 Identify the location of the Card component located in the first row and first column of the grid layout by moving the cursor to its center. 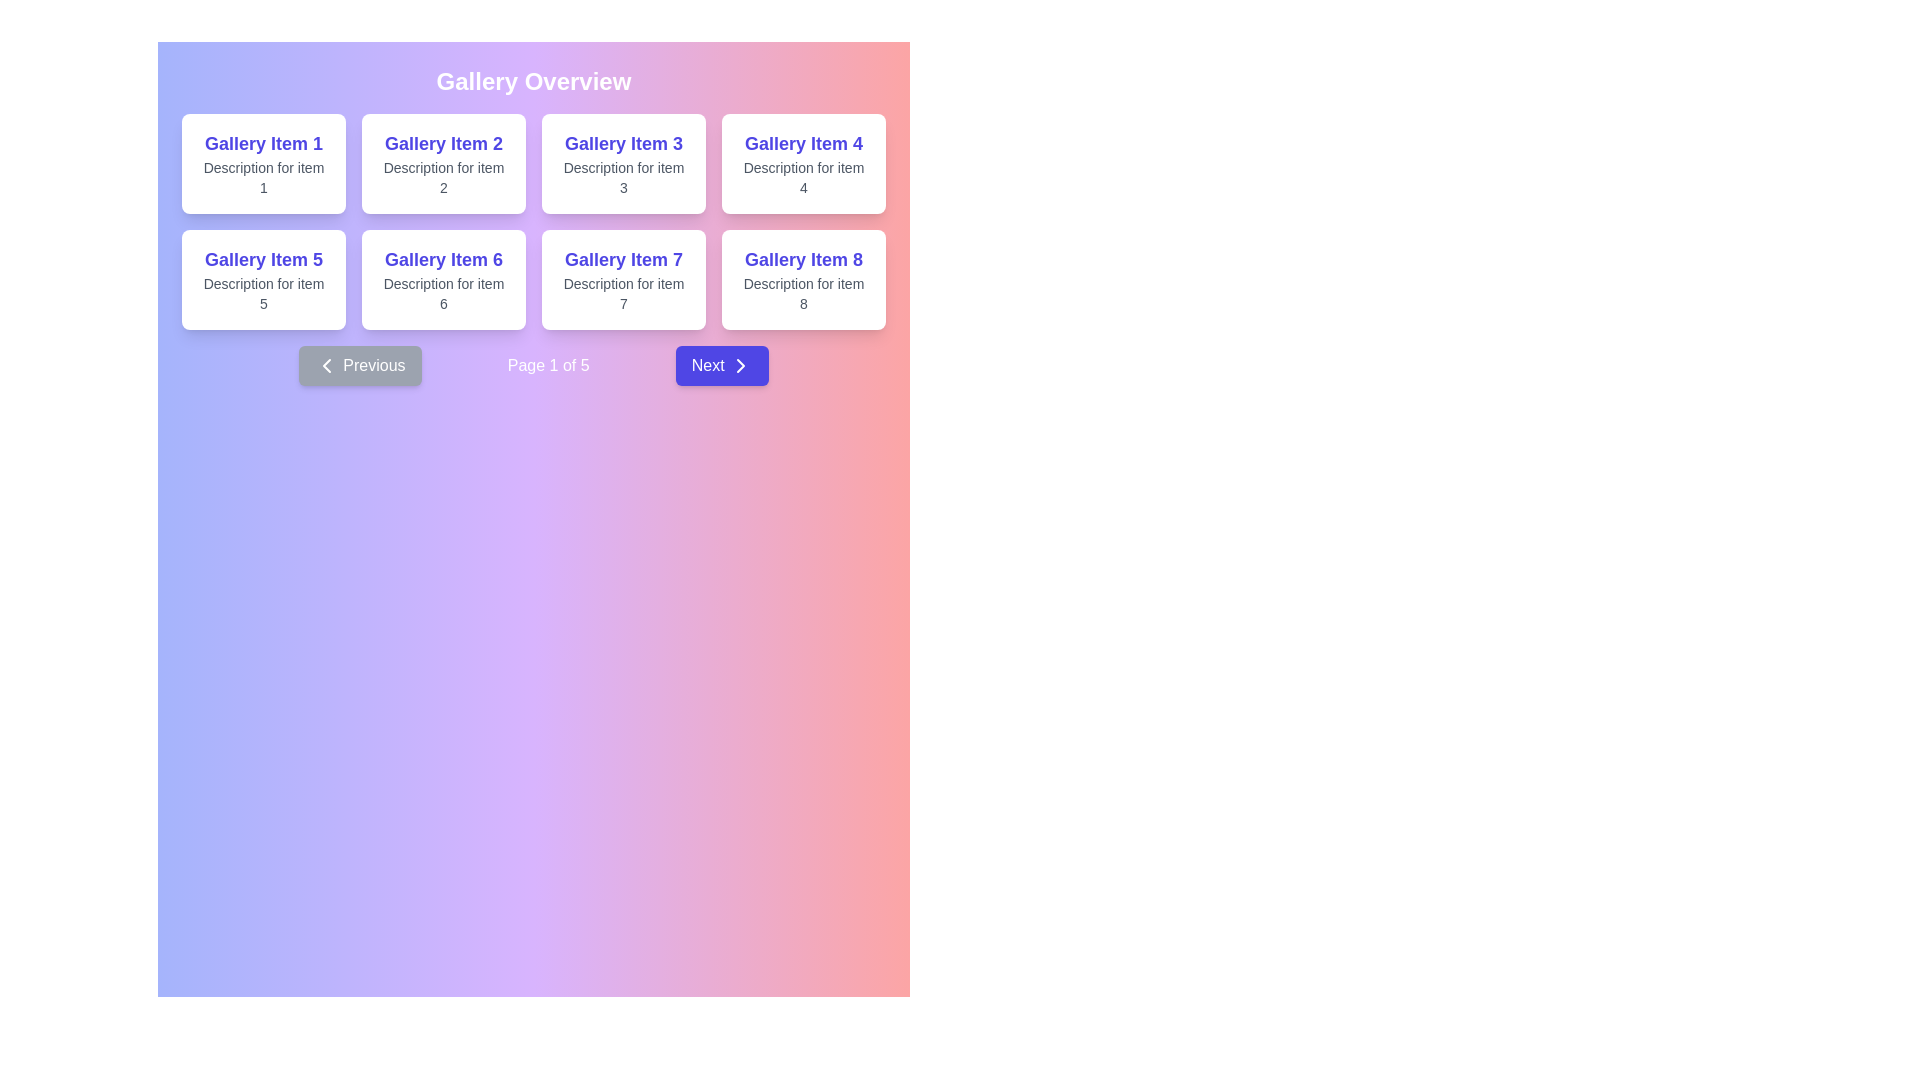
(263, 163).